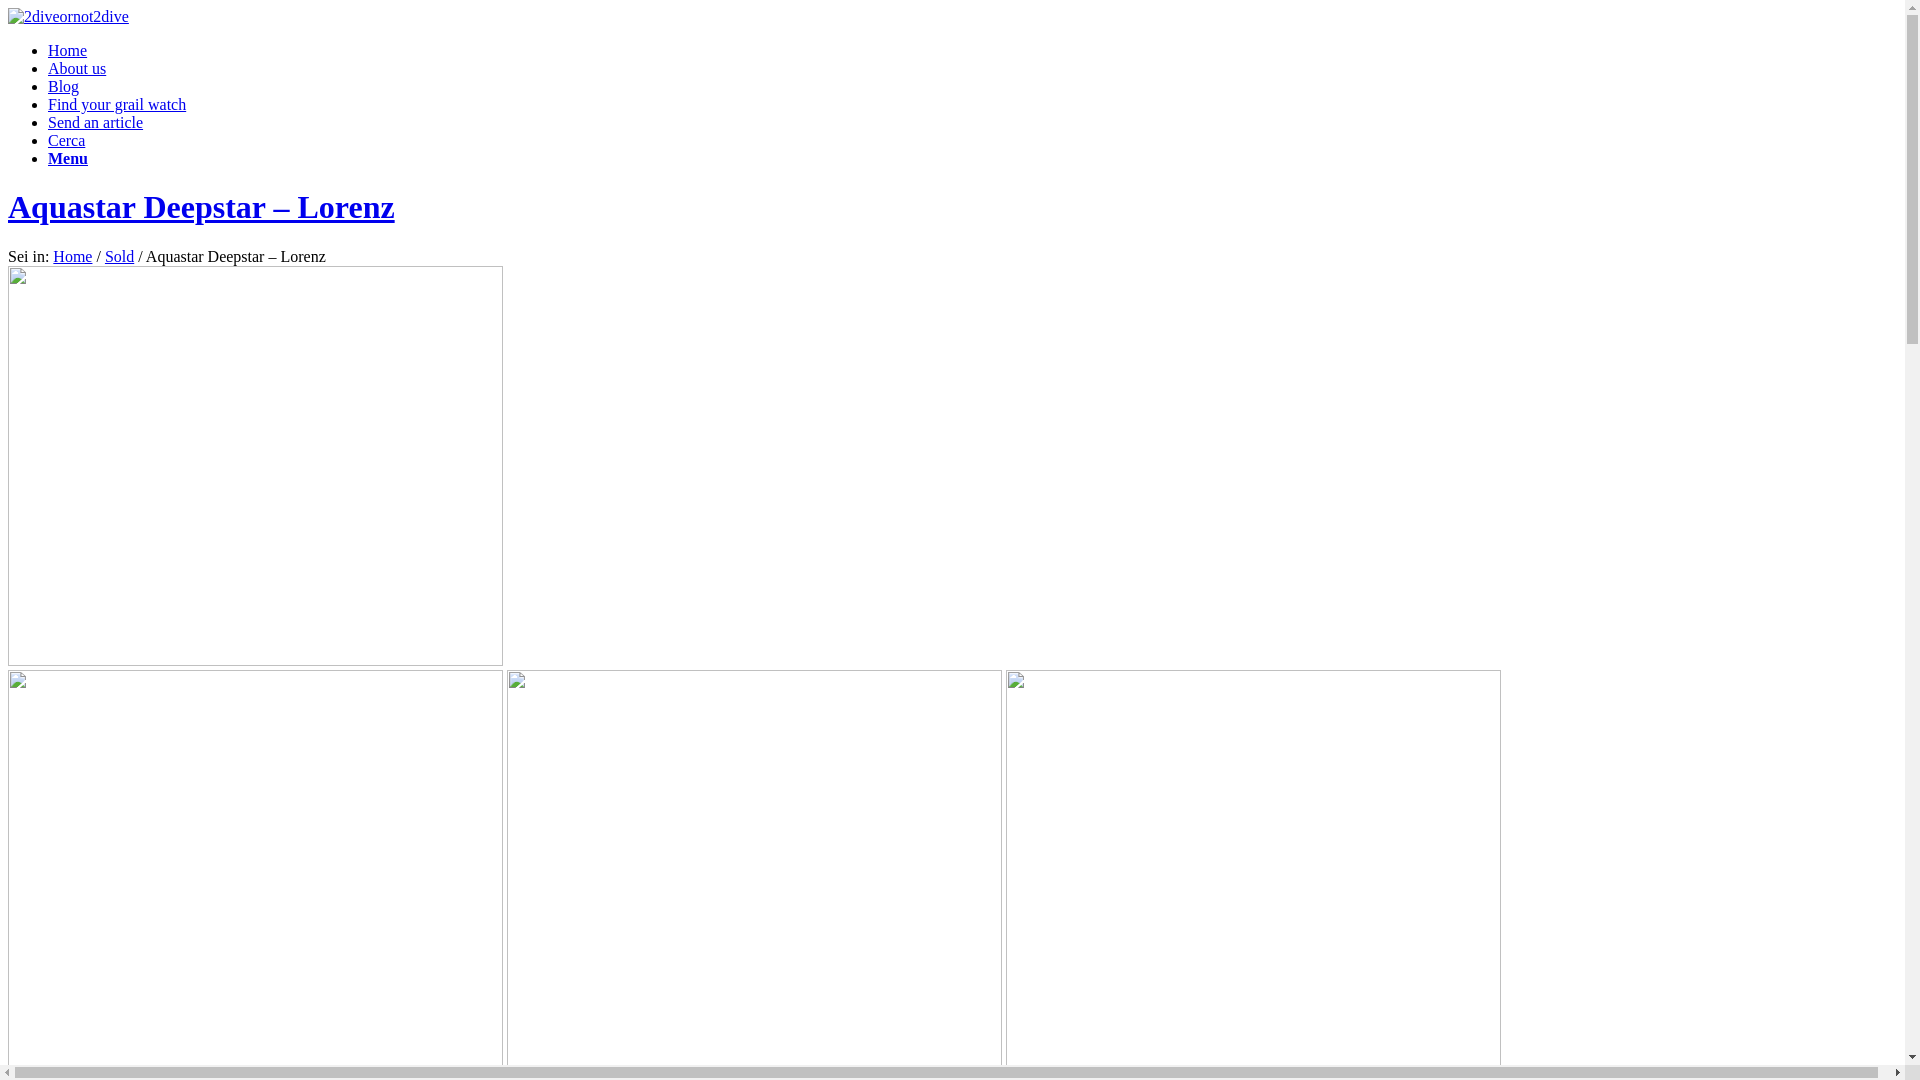 The image size is (1920, 1080). What do you see at coordinates (63, 85) in the screenshot?
I see `'Blog'` at bounding box center [63, 85].